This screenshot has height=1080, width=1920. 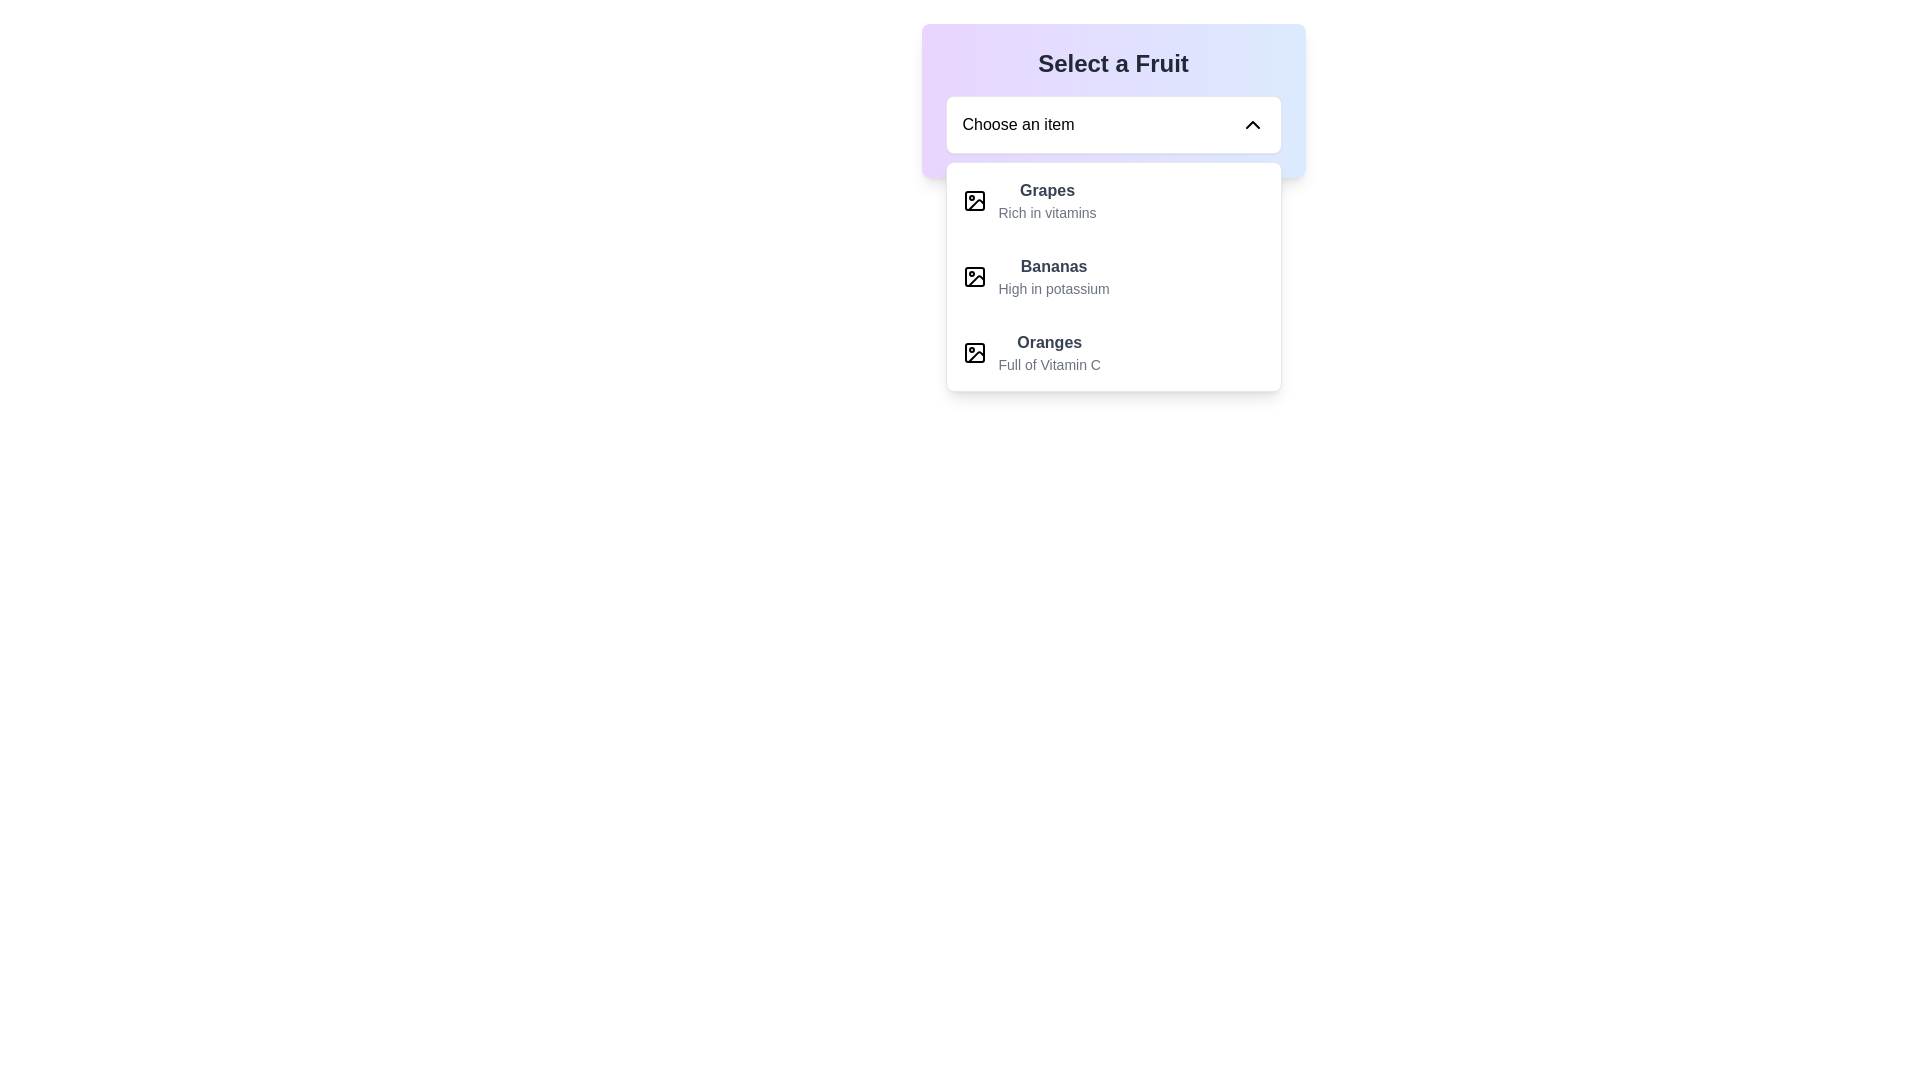 I want to click on the small icon resembling an image placeholder located to the left of the title 'Grapes' in the list under 'Select a Fruit', so click(x=980, y=200).